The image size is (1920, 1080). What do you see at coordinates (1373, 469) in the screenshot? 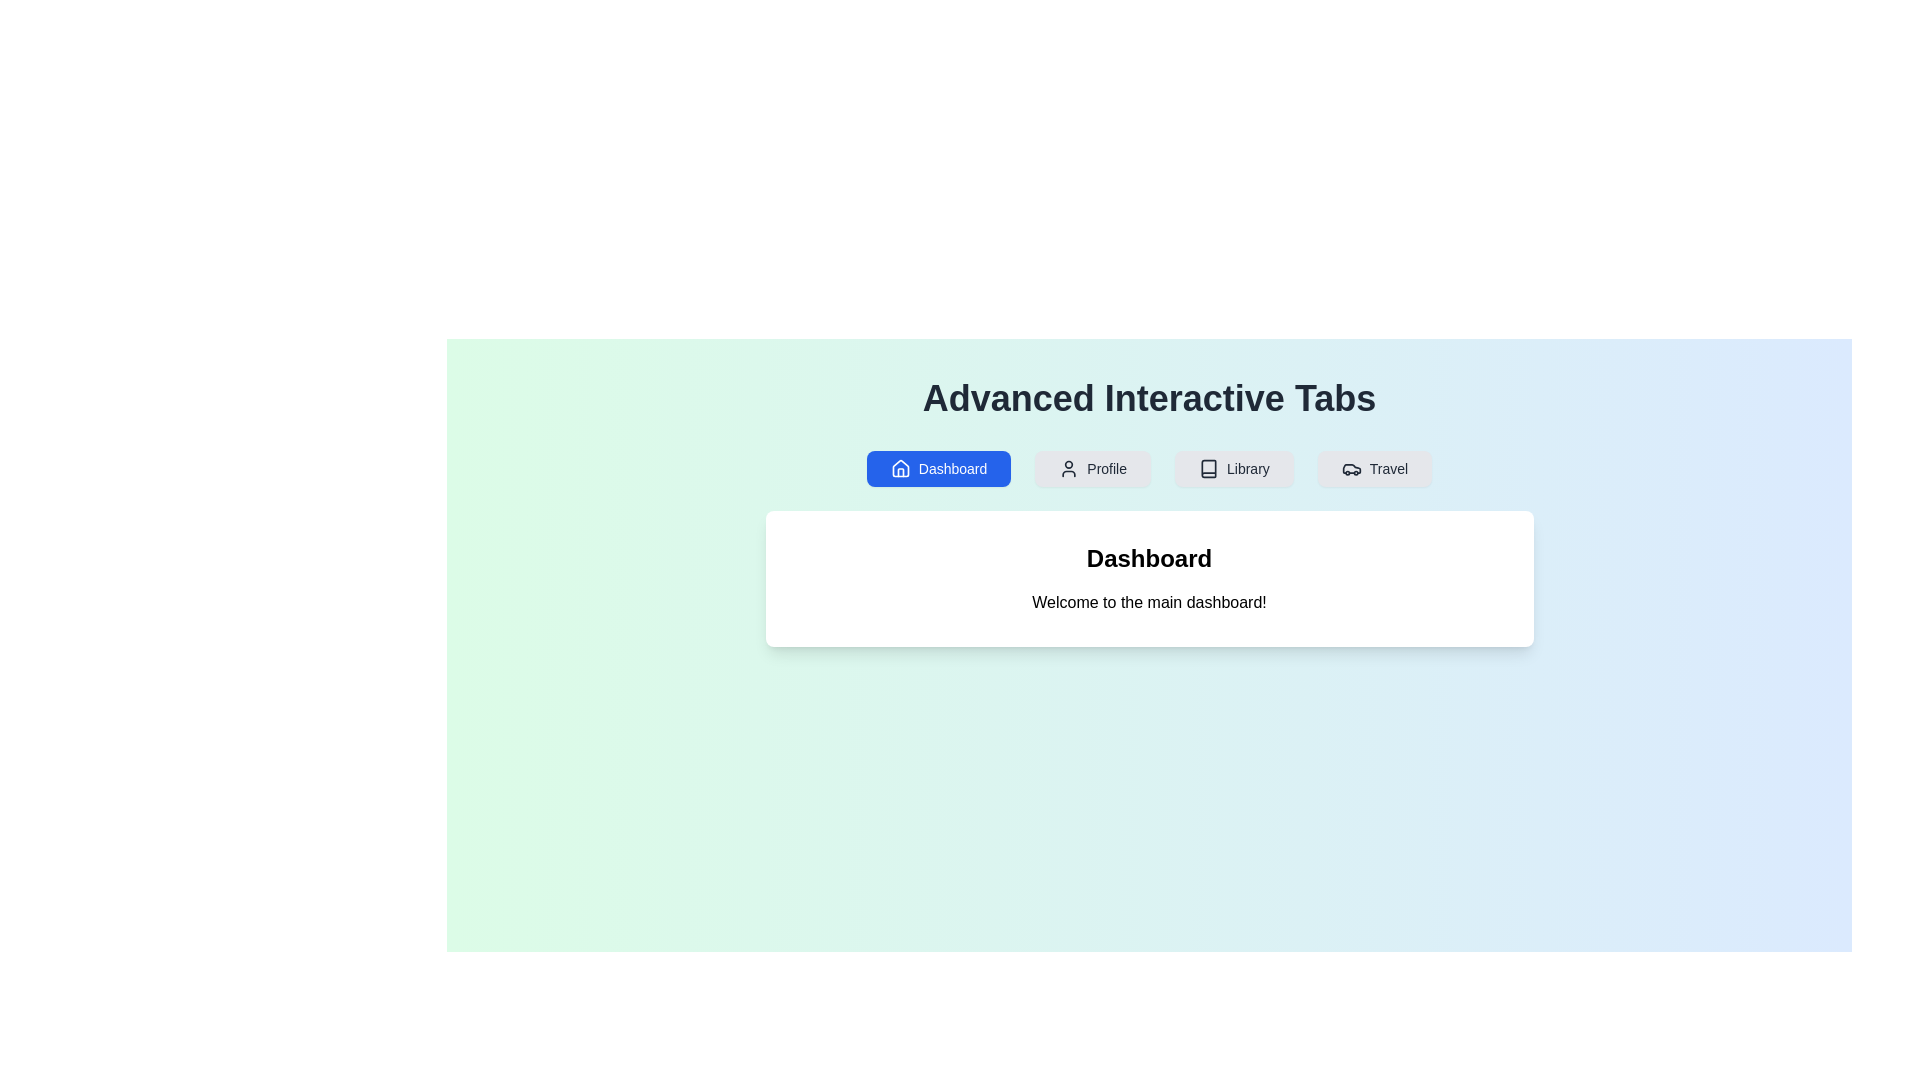
I see `the 'Travel' button, which is a rectangular button with a car icon and the text 'Travel', located at the right-most position of the navigation buttons` at bounding box center [1373, 469].